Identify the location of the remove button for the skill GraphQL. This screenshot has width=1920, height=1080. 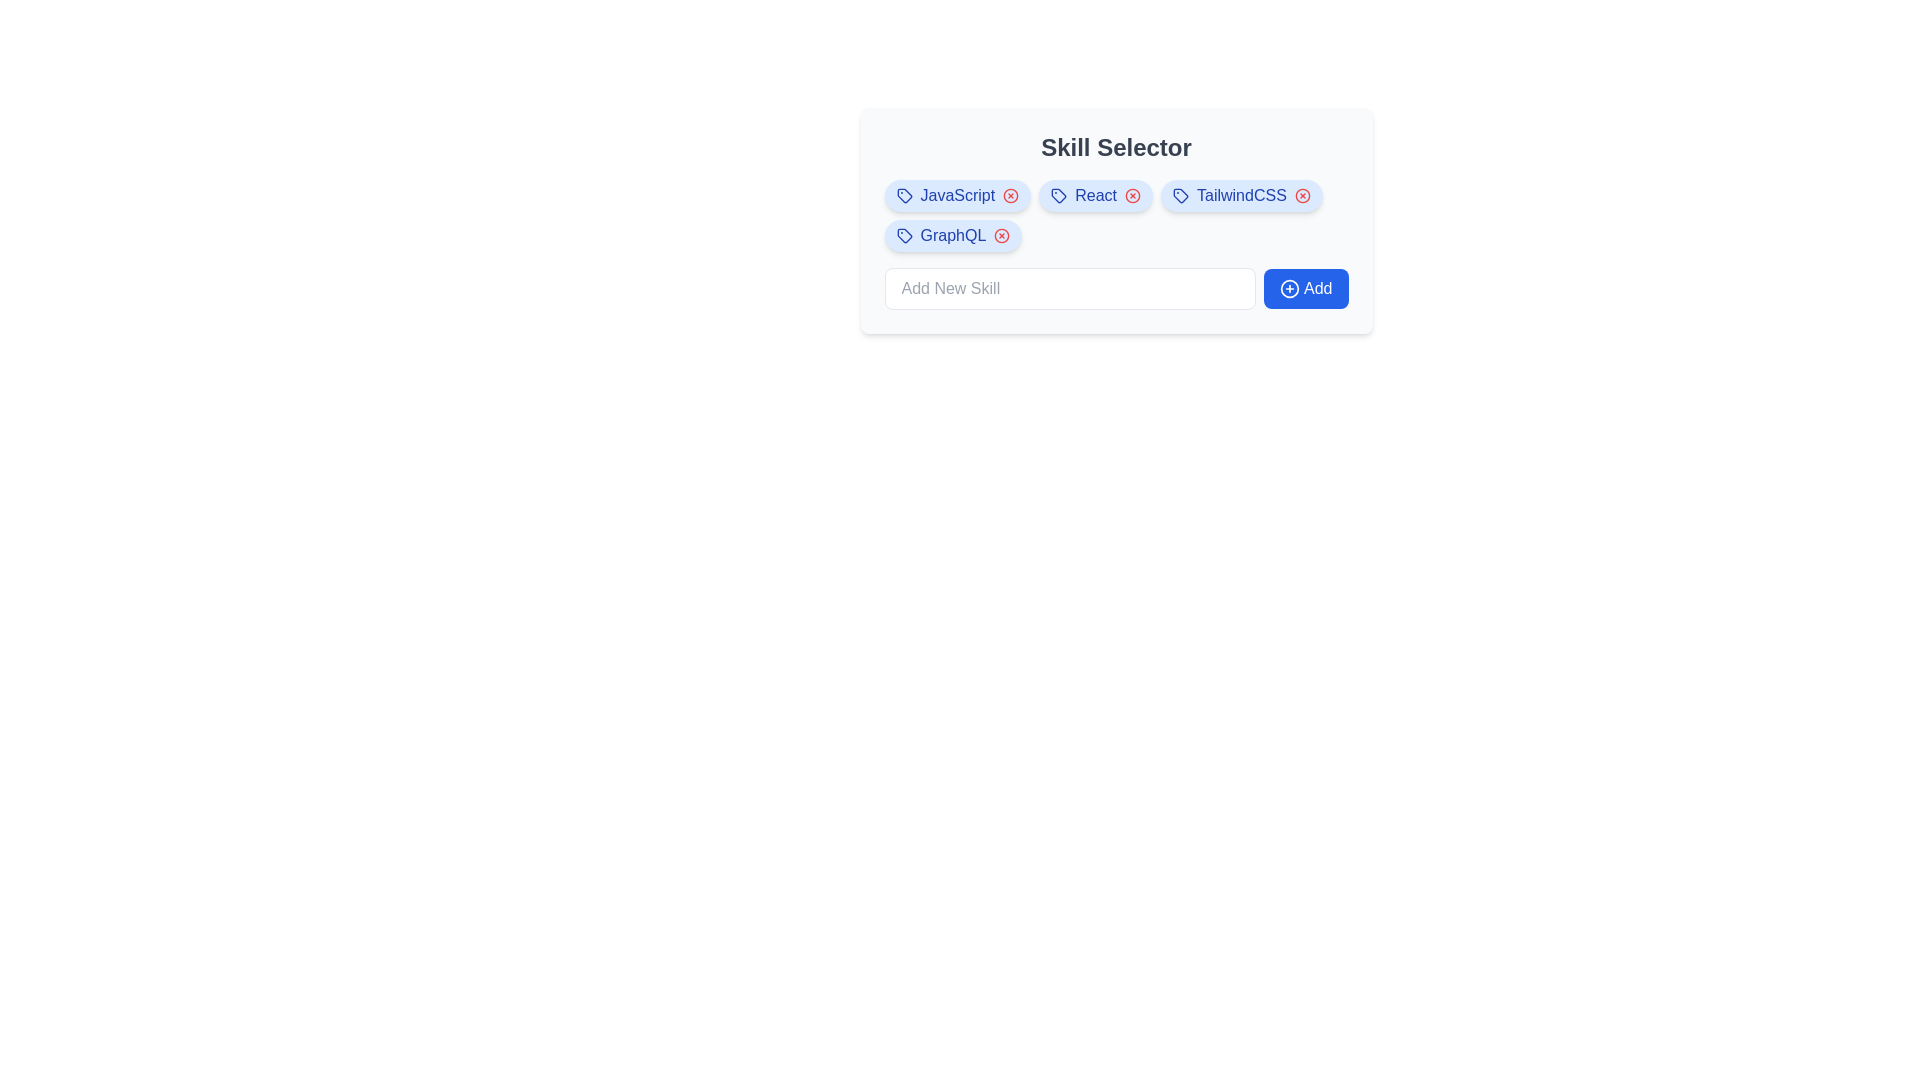
(1002, 234).